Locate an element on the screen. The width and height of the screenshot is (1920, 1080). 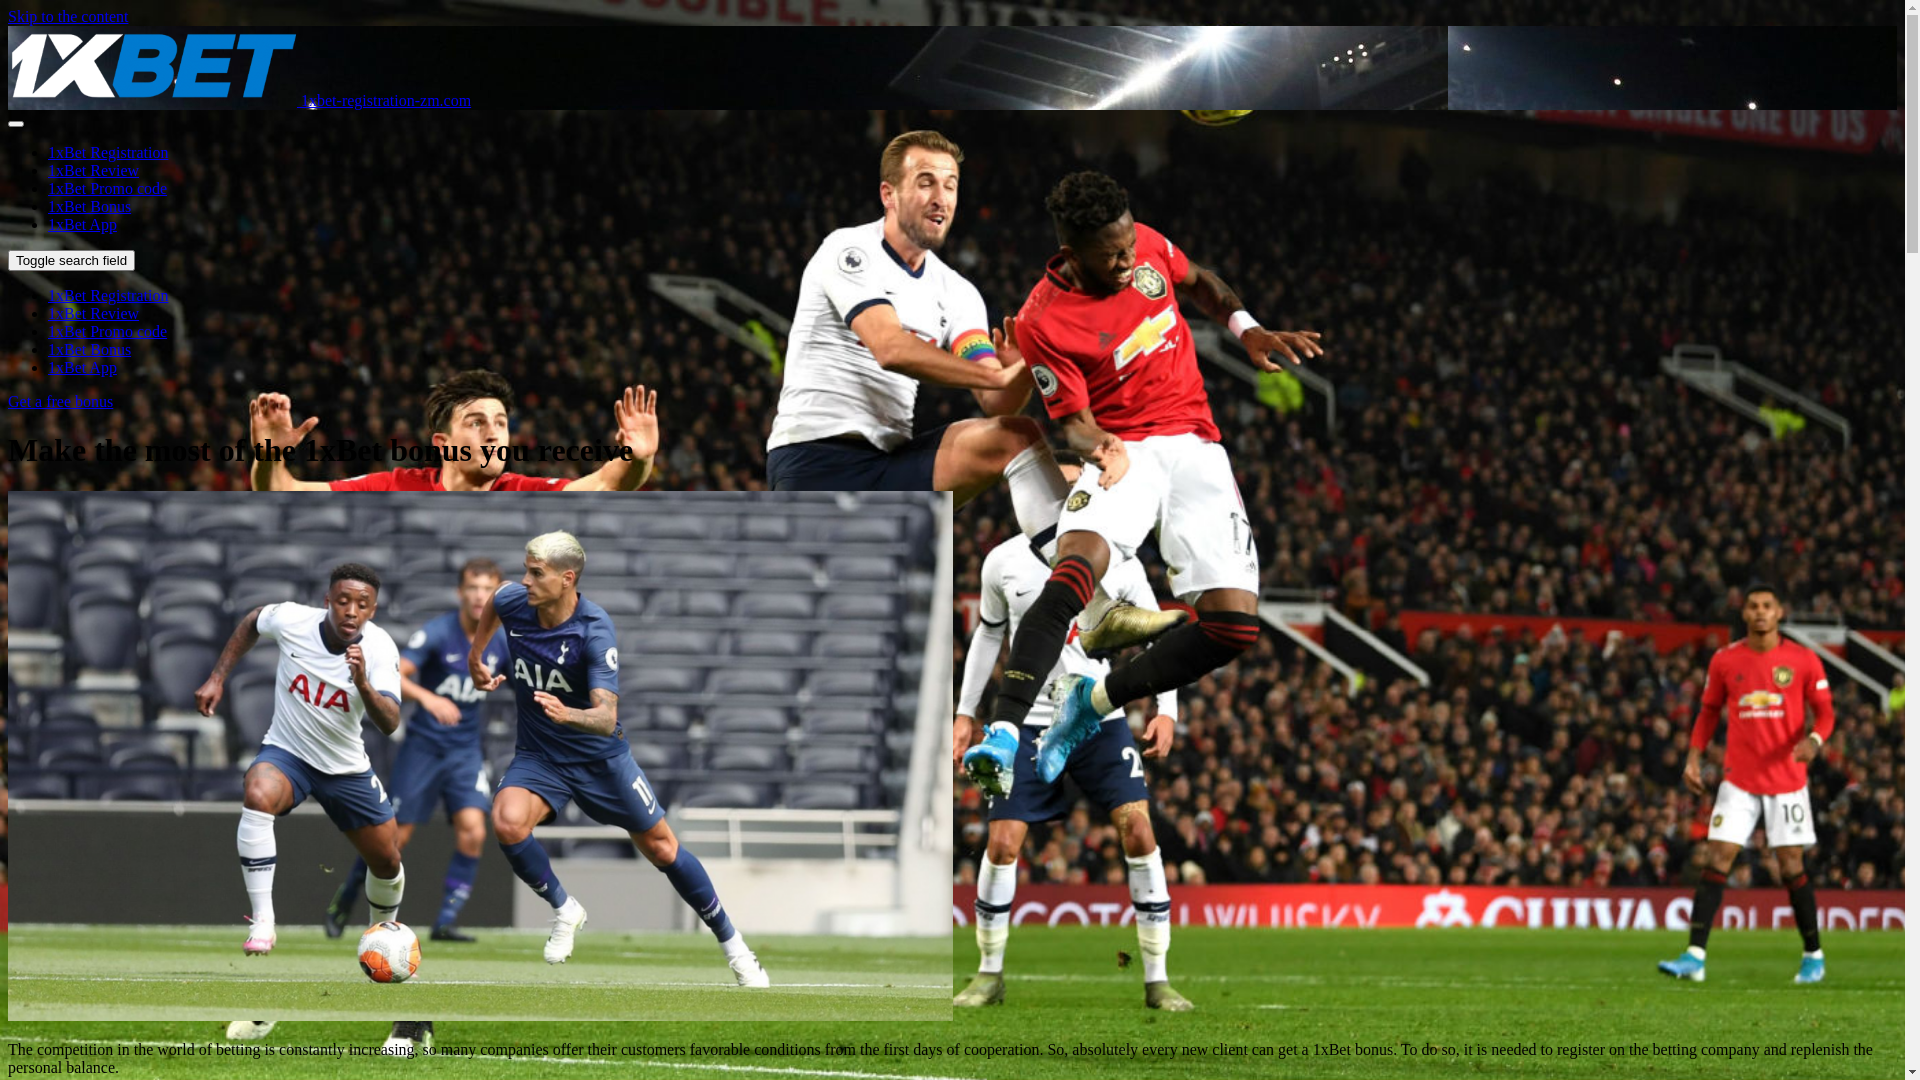
'1xBet Review' is located at coordinates (92, 313).